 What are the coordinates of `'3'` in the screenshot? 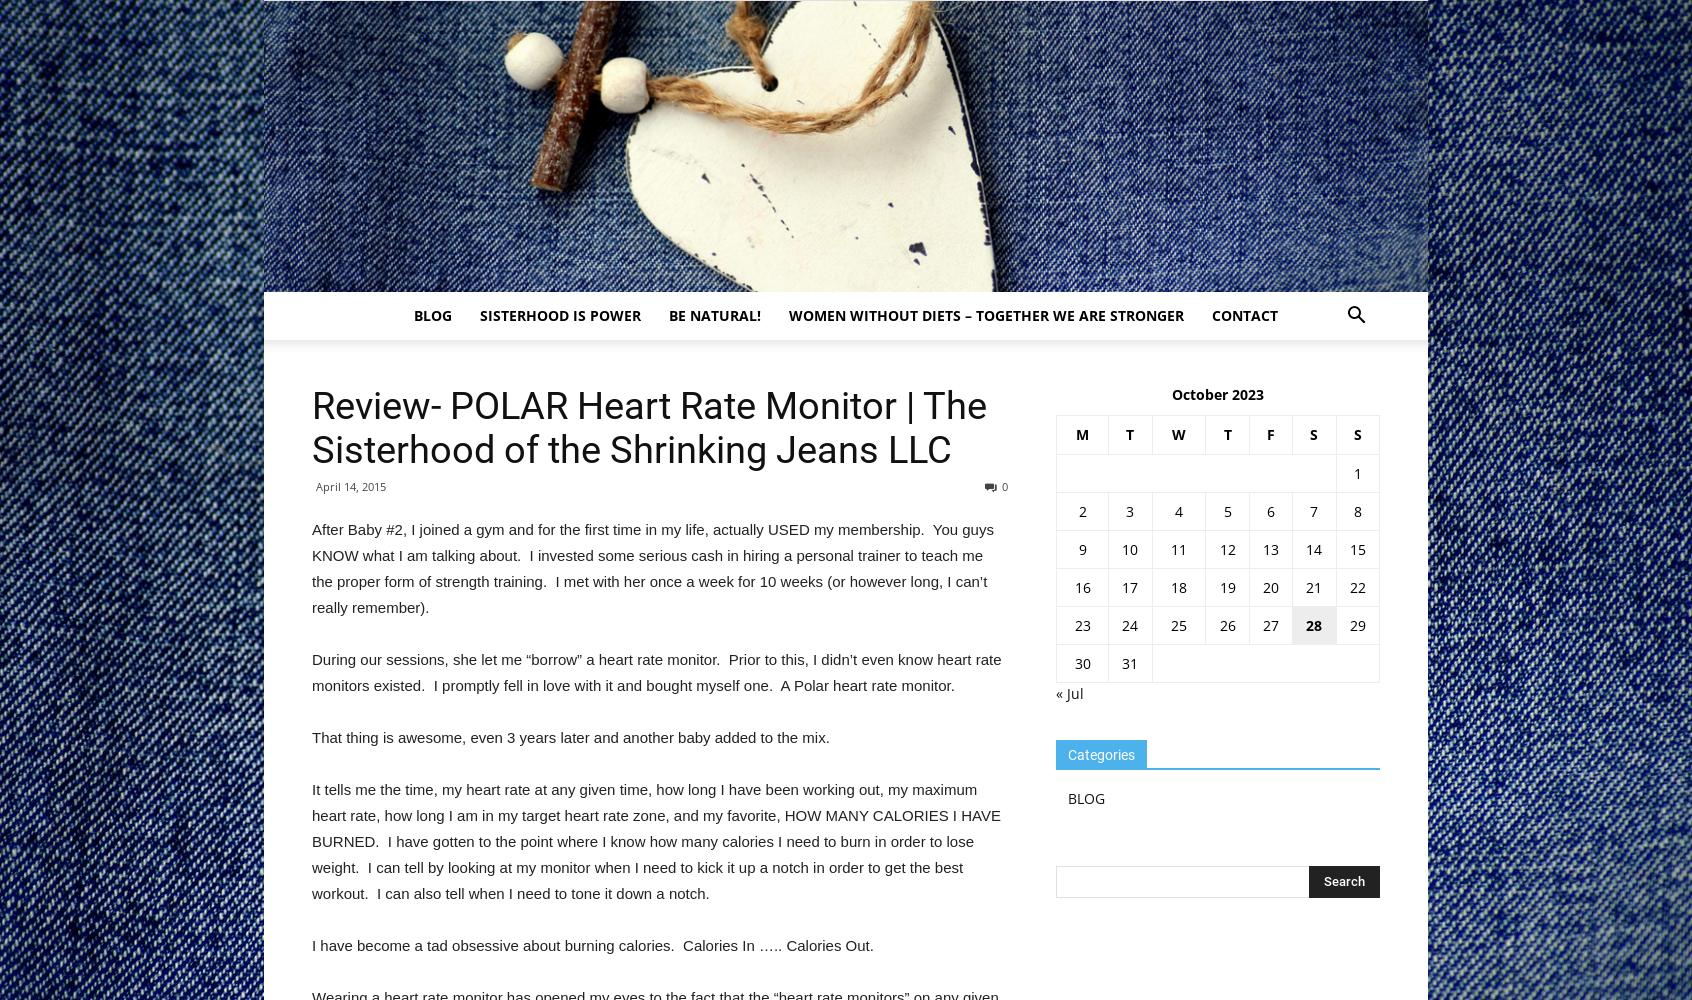 It's located at (1128, 511).